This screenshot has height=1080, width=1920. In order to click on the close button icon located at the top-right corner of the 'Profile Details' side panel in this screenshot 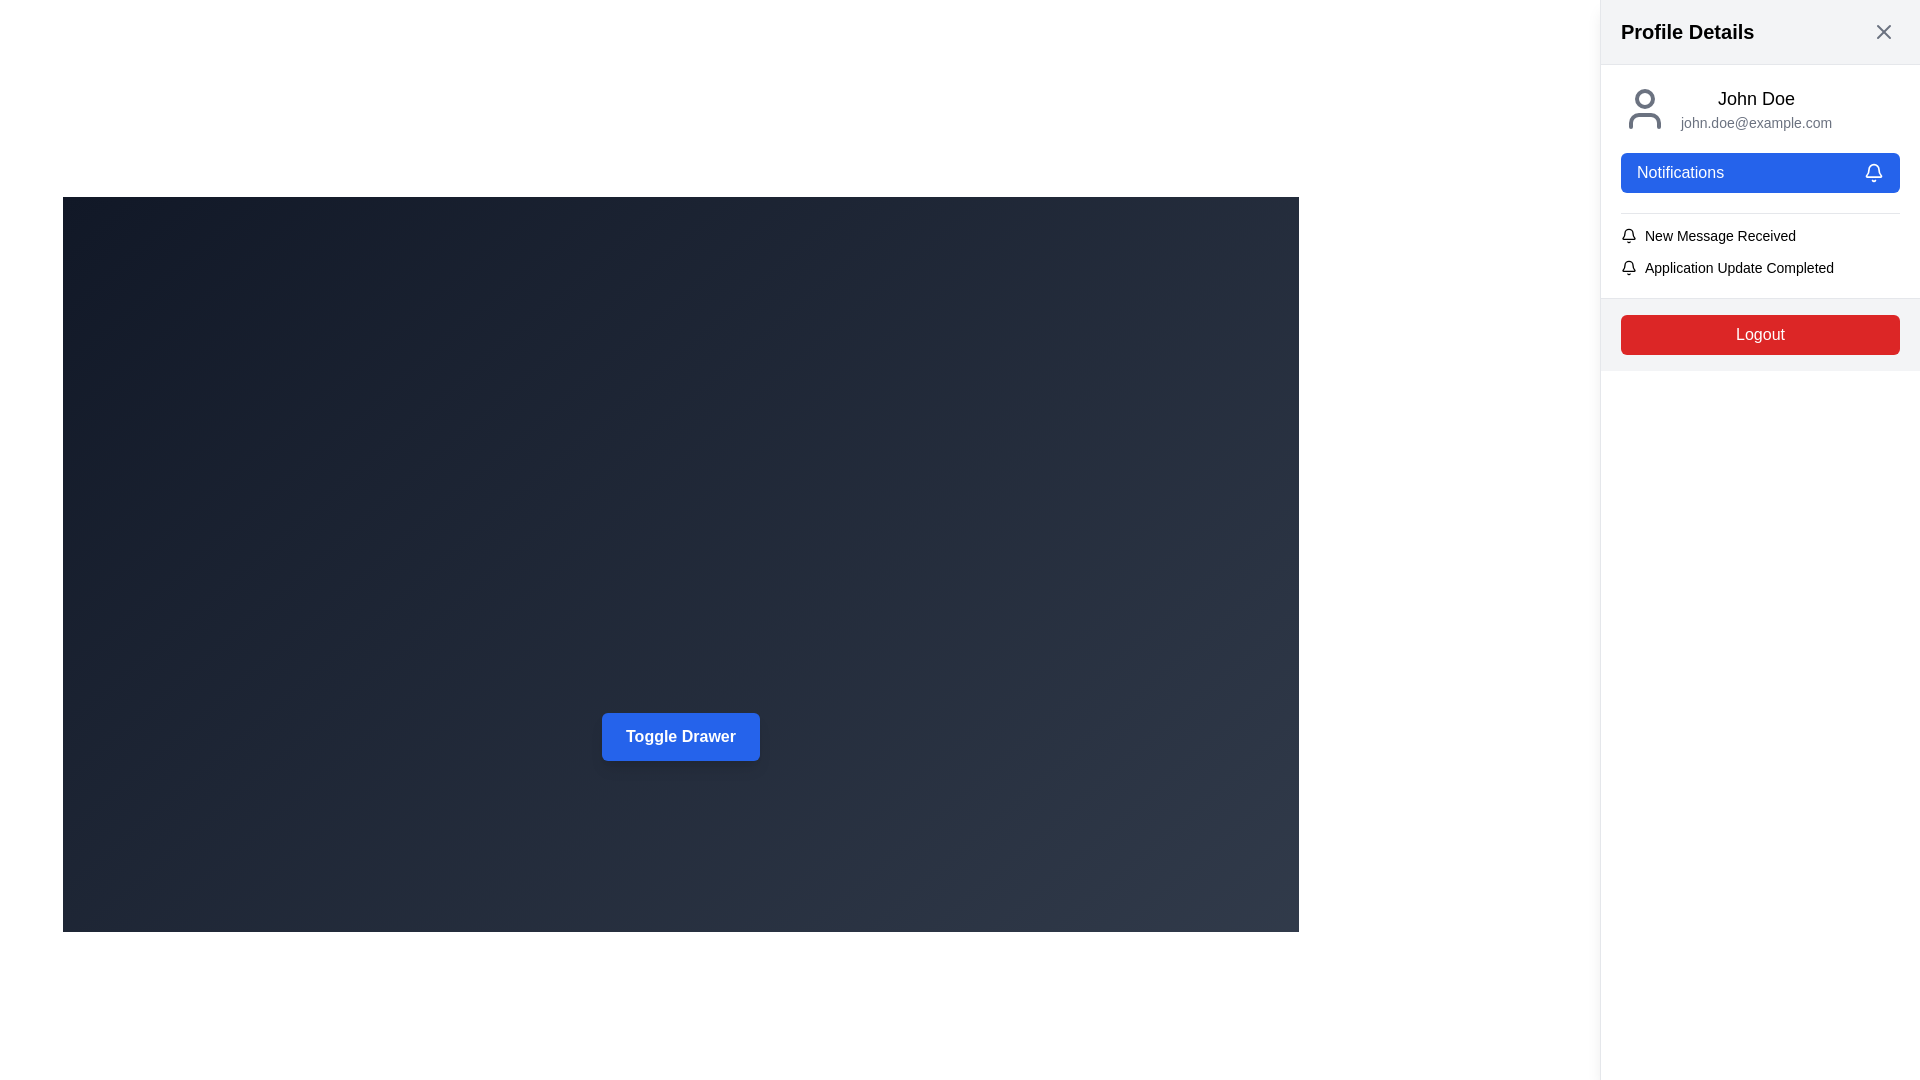, I will do `click(1882, 31)`.